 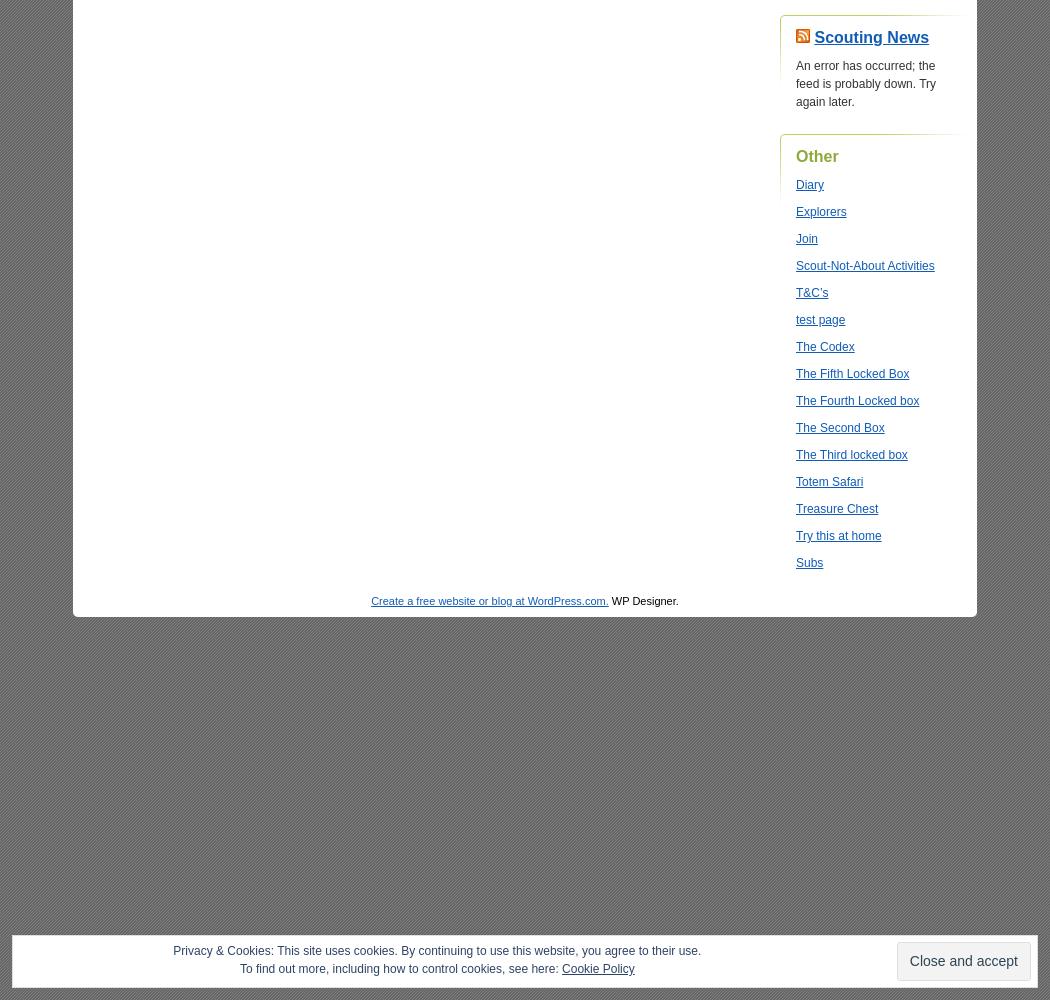 What do you see at coordinates (829, 481) in the screenshot?
I see `'Totem Safari'` at bounding box center [829, 481].